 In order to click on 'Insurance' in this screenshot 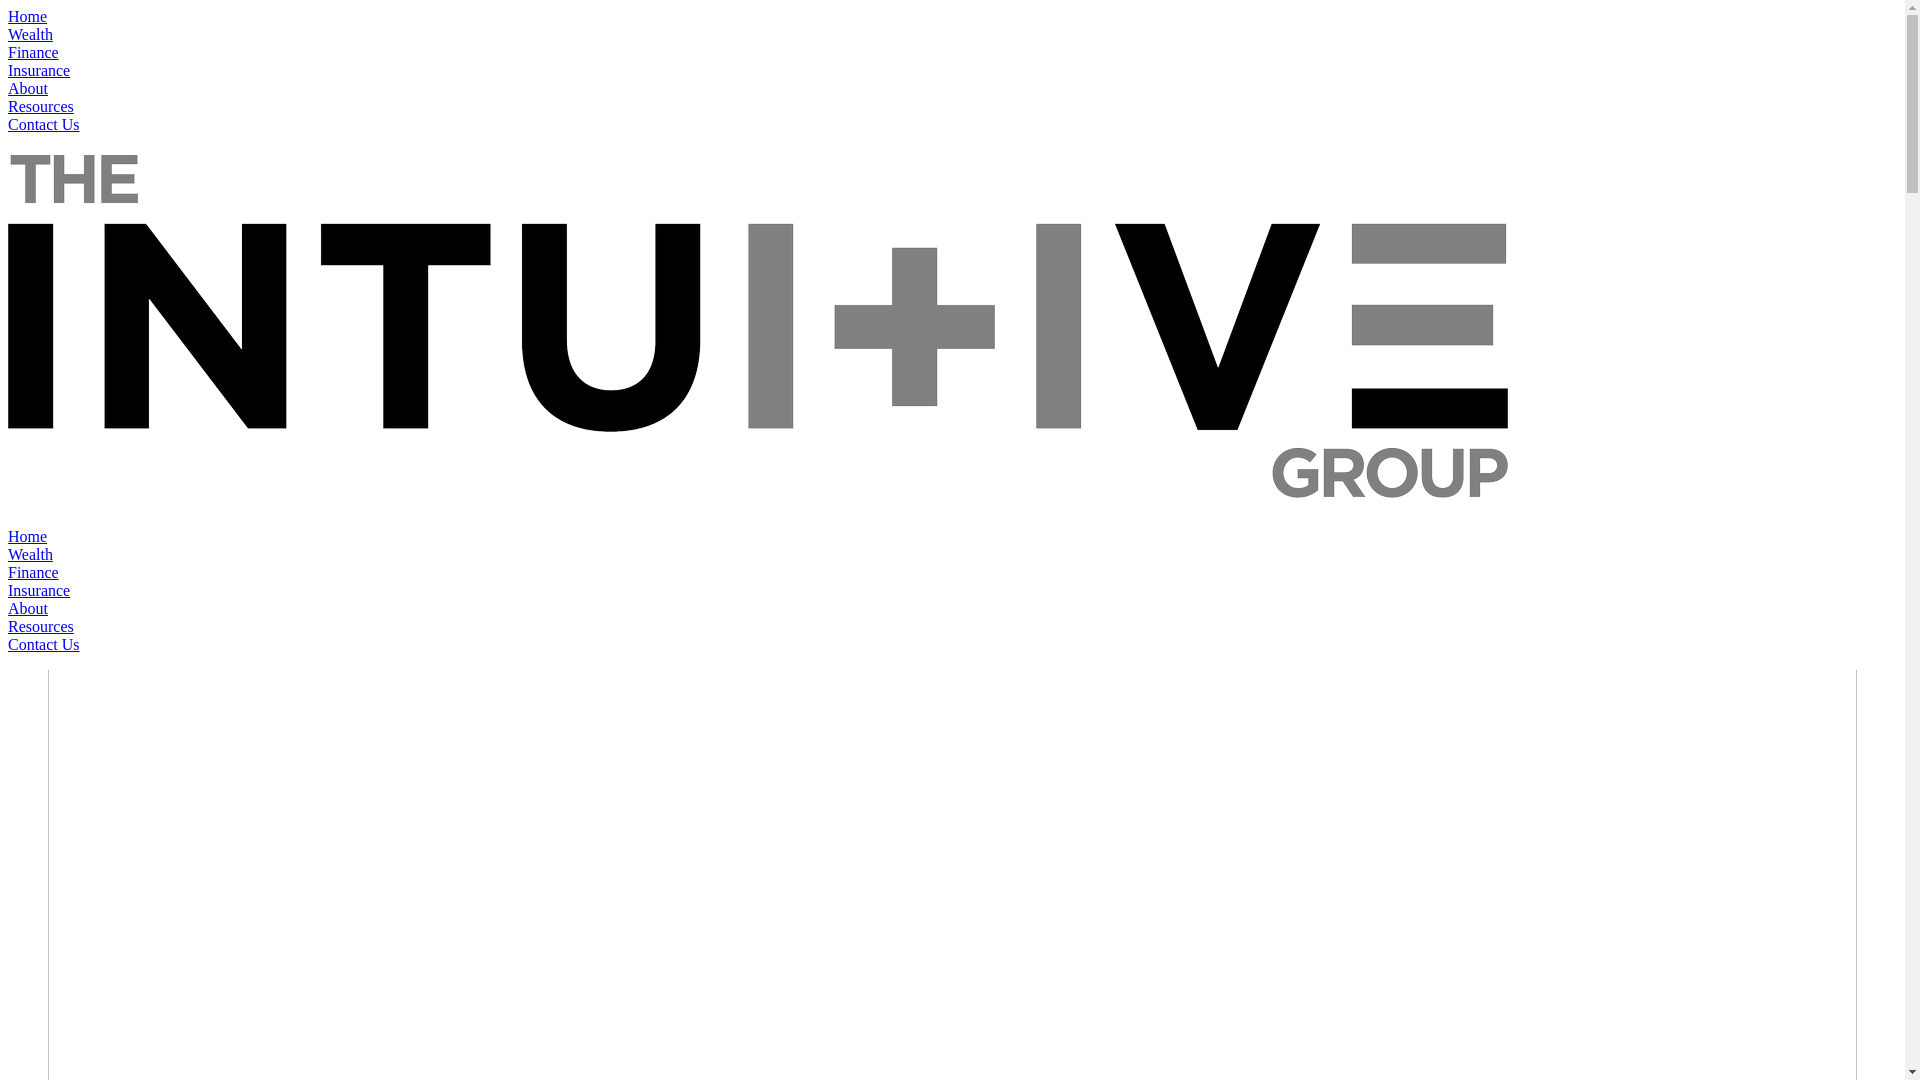, I will do `click(38, 69)`.